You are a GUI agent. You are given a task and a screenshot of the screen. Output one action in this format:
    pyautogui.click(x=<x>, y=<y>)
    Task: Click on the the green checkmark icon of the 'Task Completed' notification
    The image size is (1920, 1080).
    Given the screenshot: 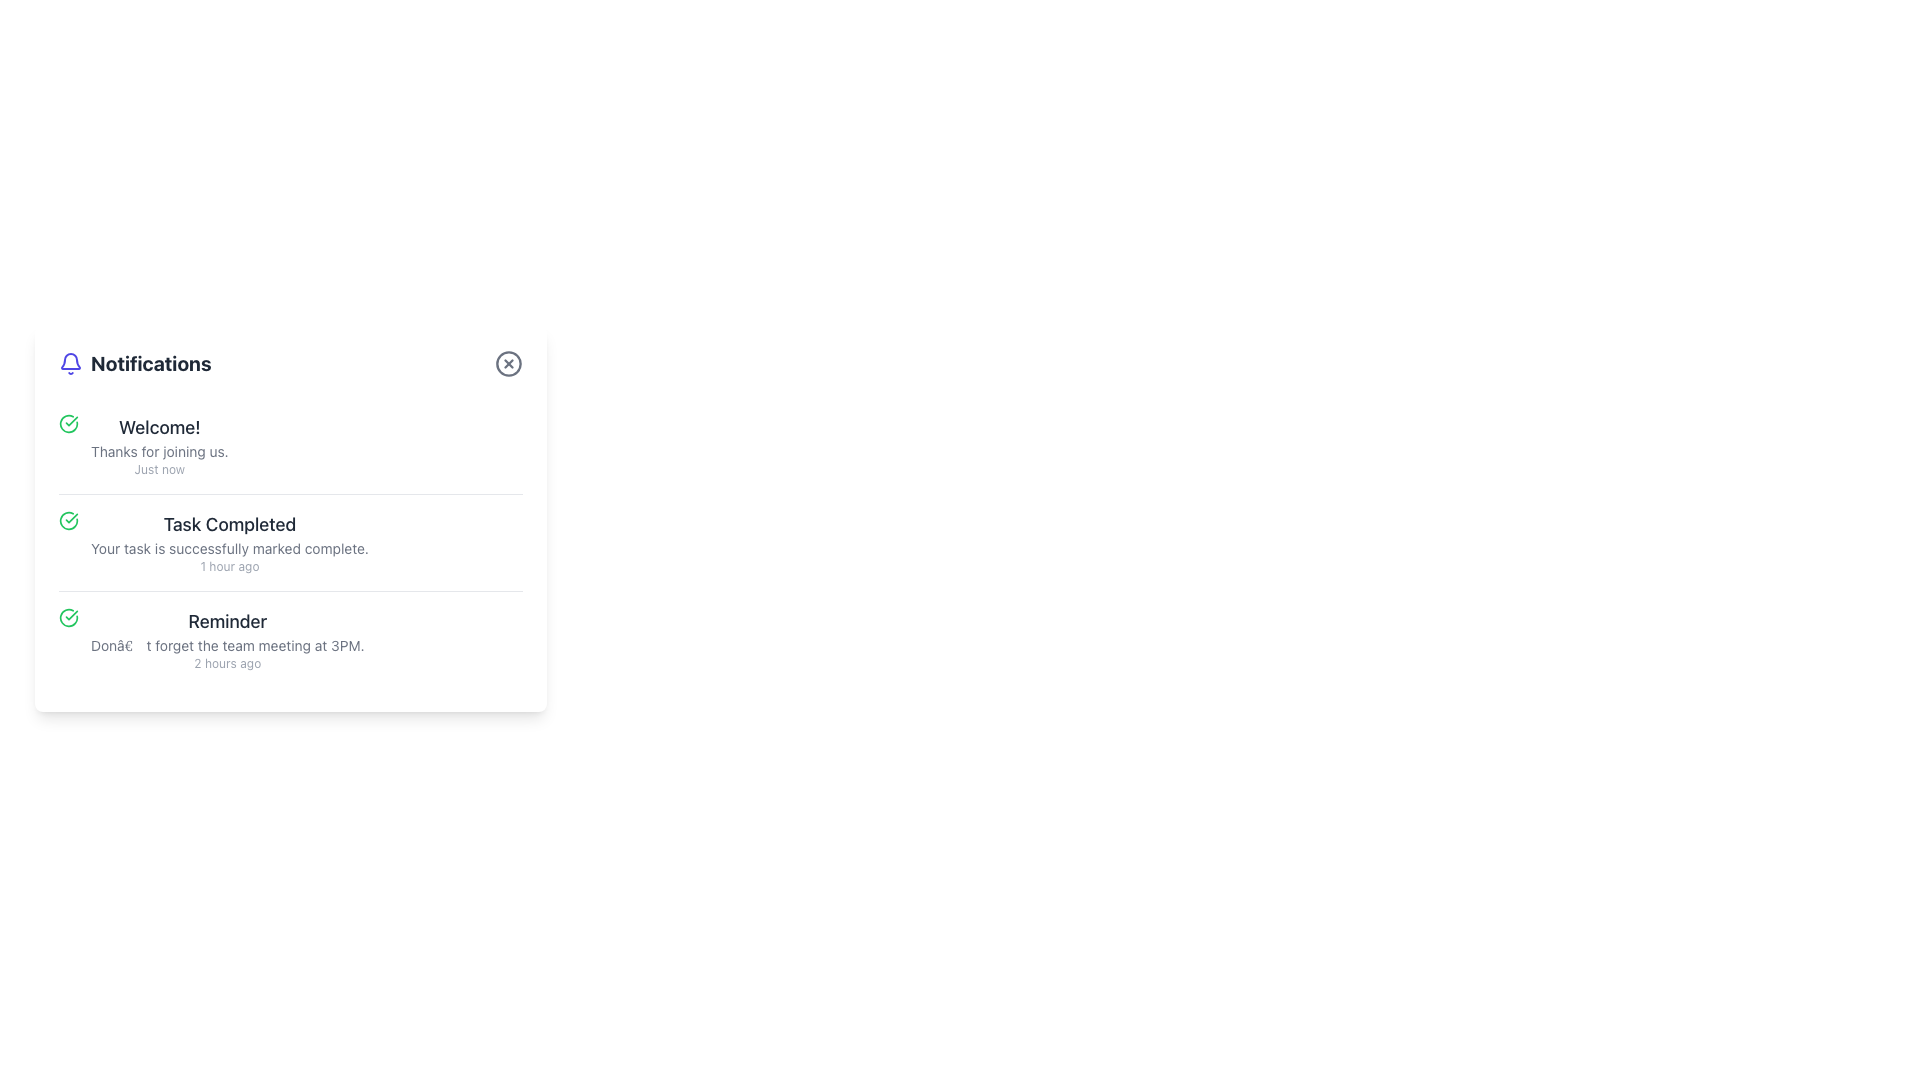 What is the action you would take?
    pyautogui.click(x=290, y=542)
    